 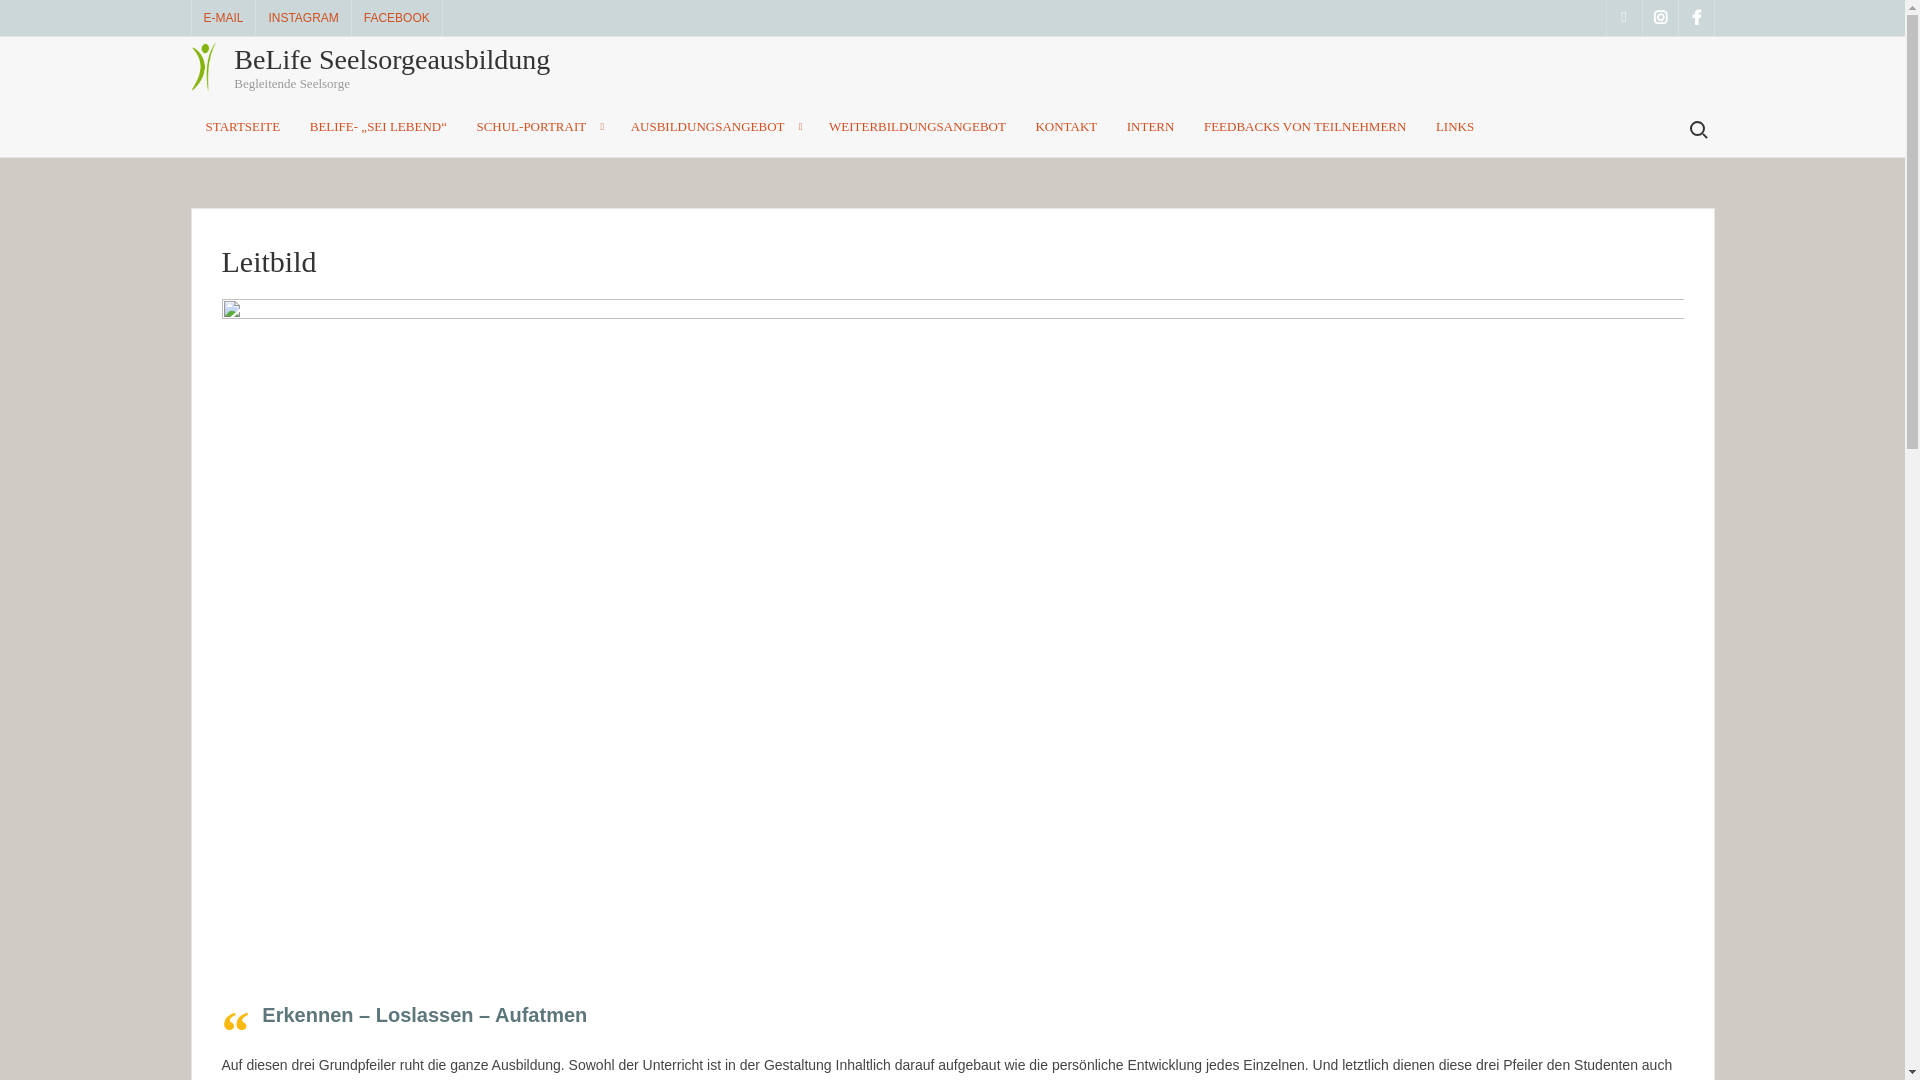 What do you see at coordinates (1454, 127) in the screenshot?
I see `'LINKS'` at bounding box center [1454, 127].